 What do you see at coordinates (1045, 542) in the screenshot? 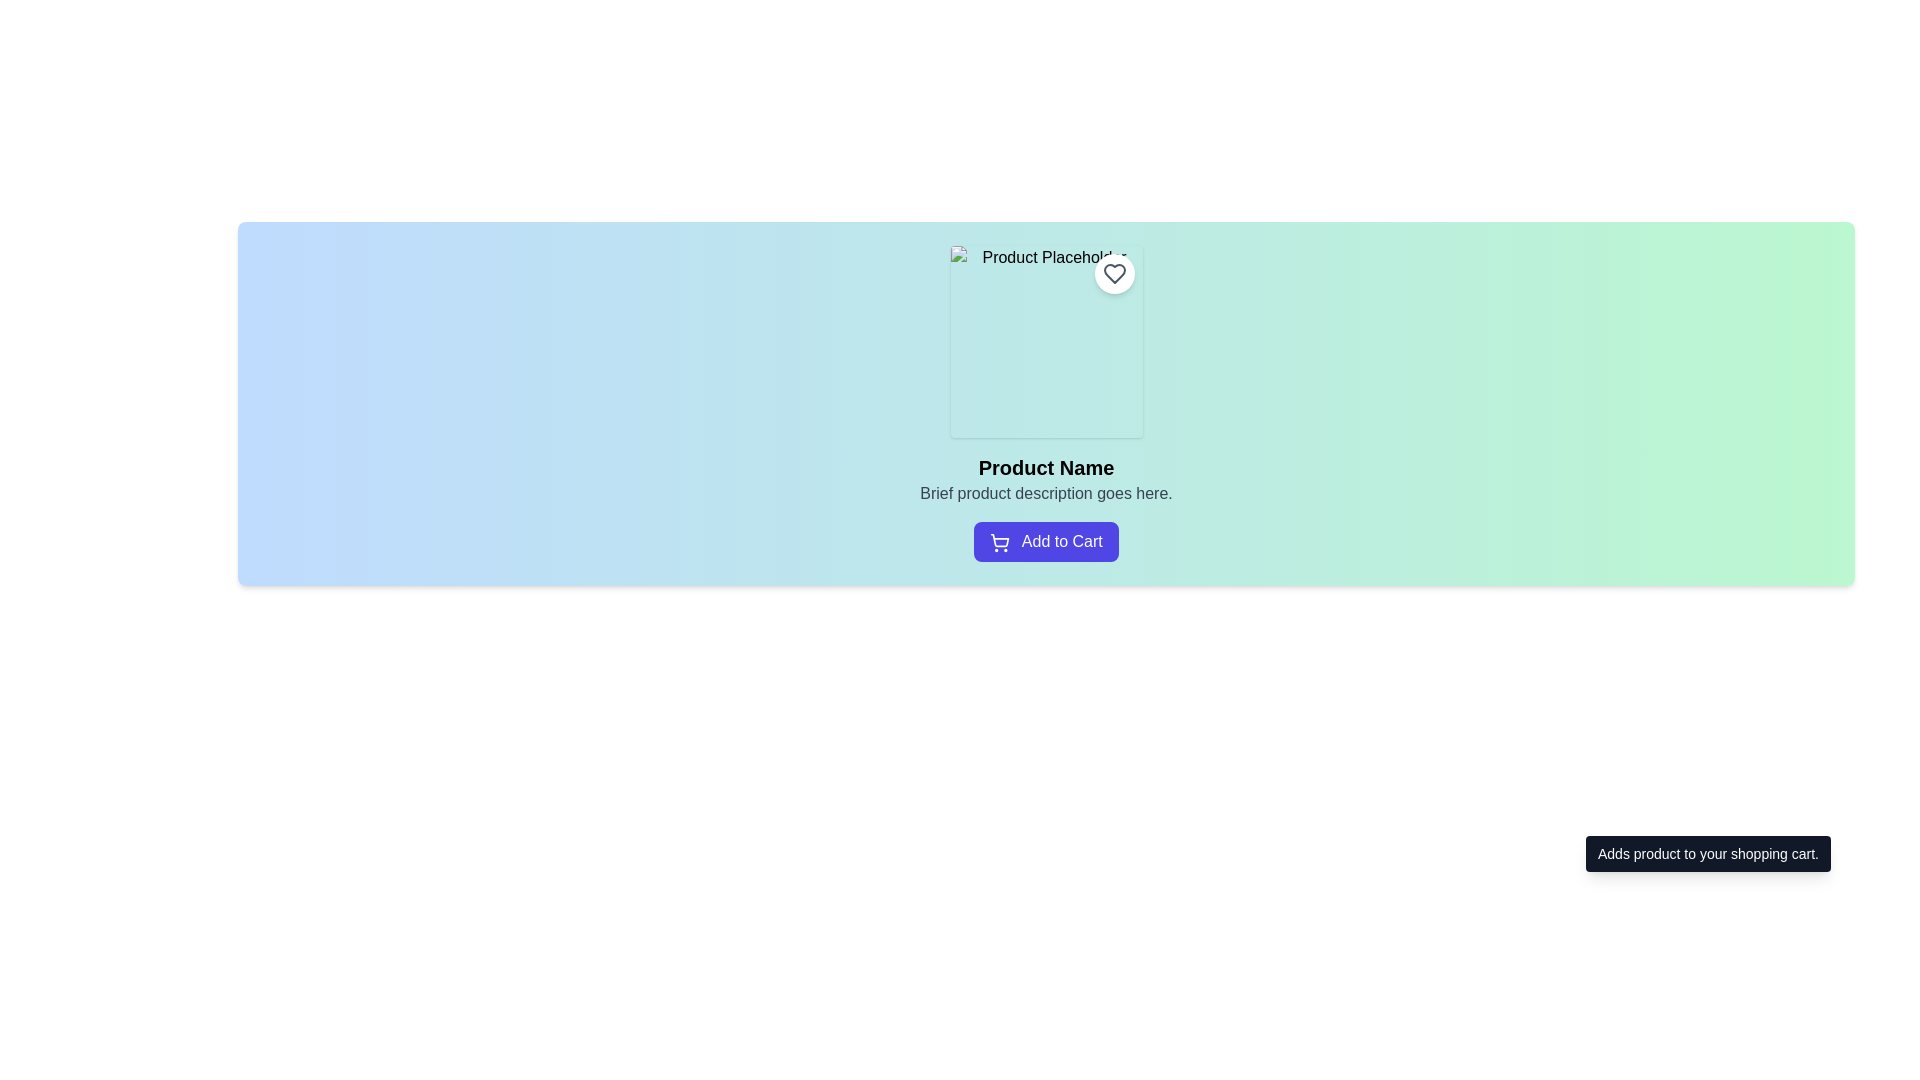
I see `the 'Add to Cart' button located below the product name and description in the product summary card` at bounding box center [1045, 542].